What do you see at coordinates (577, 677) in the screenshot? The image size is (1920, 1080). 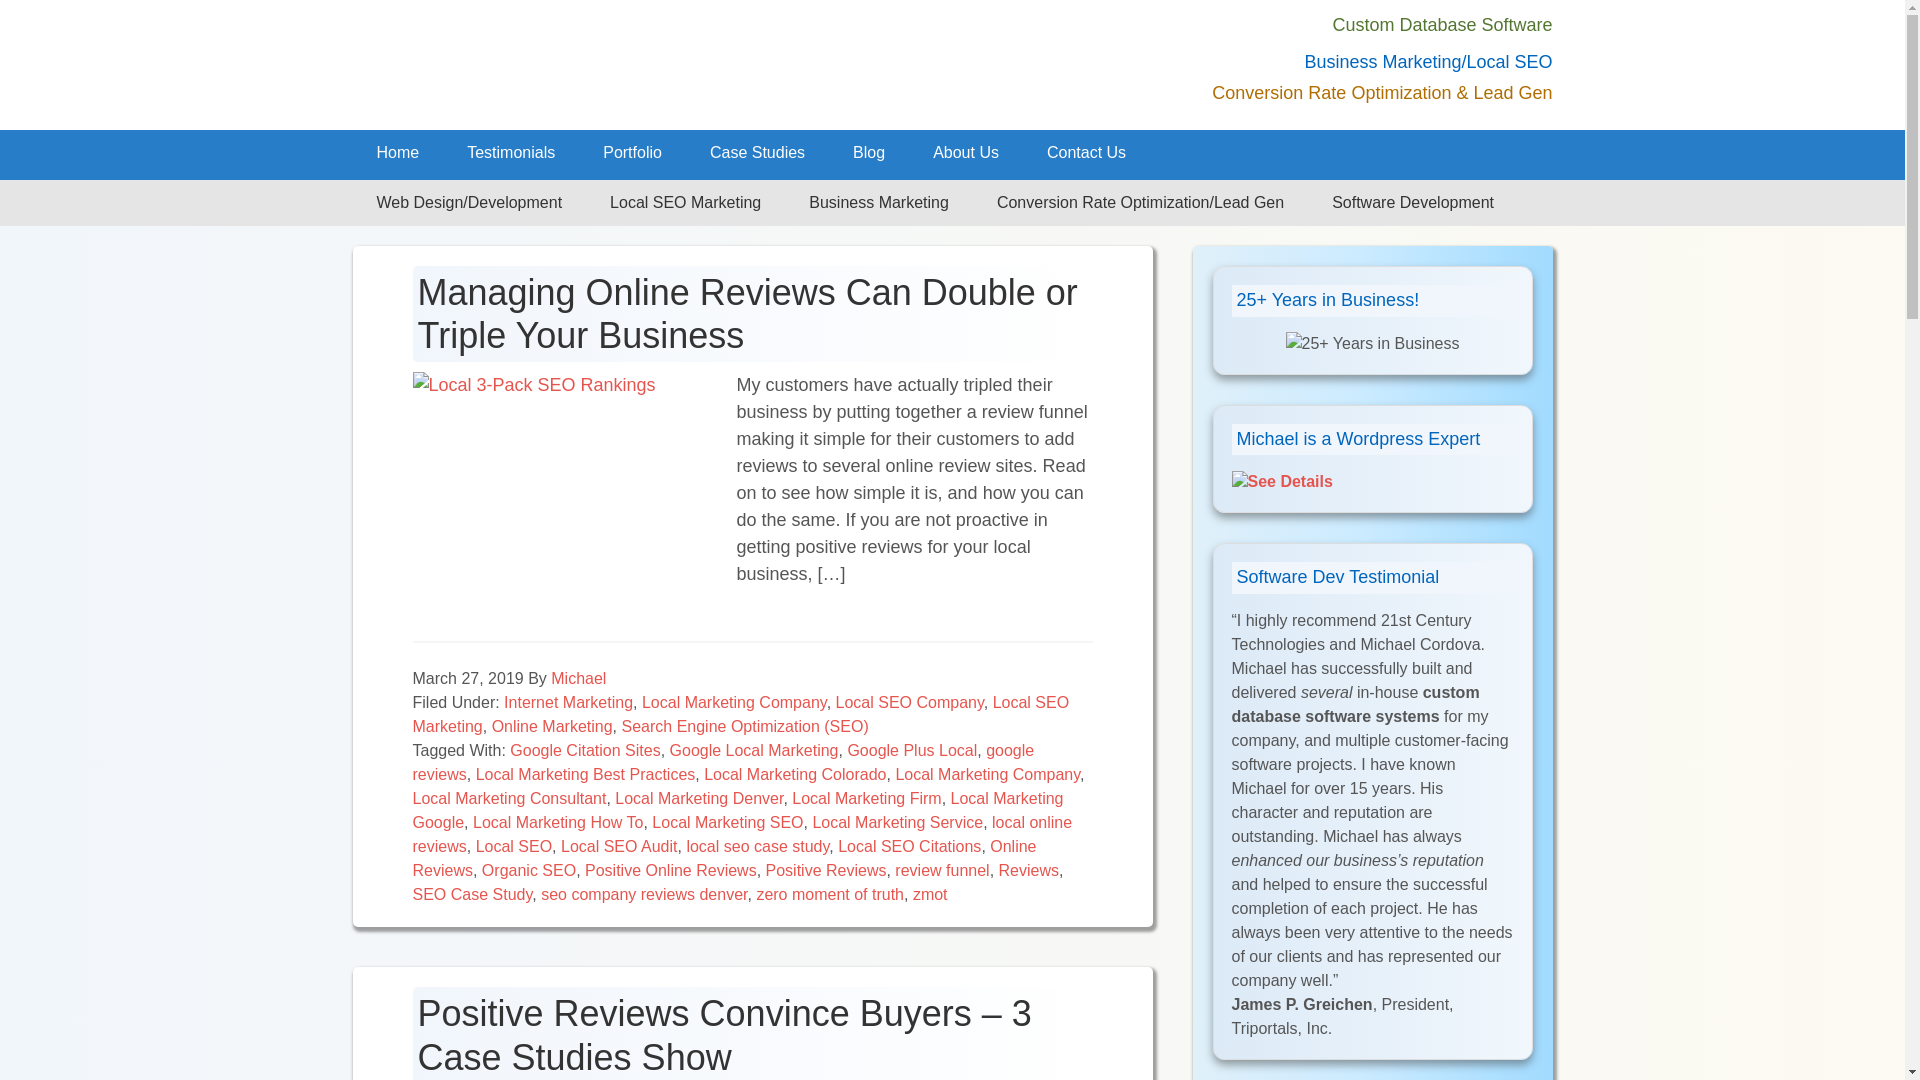 I see `'Michael'` at bounding box center [577, 677].